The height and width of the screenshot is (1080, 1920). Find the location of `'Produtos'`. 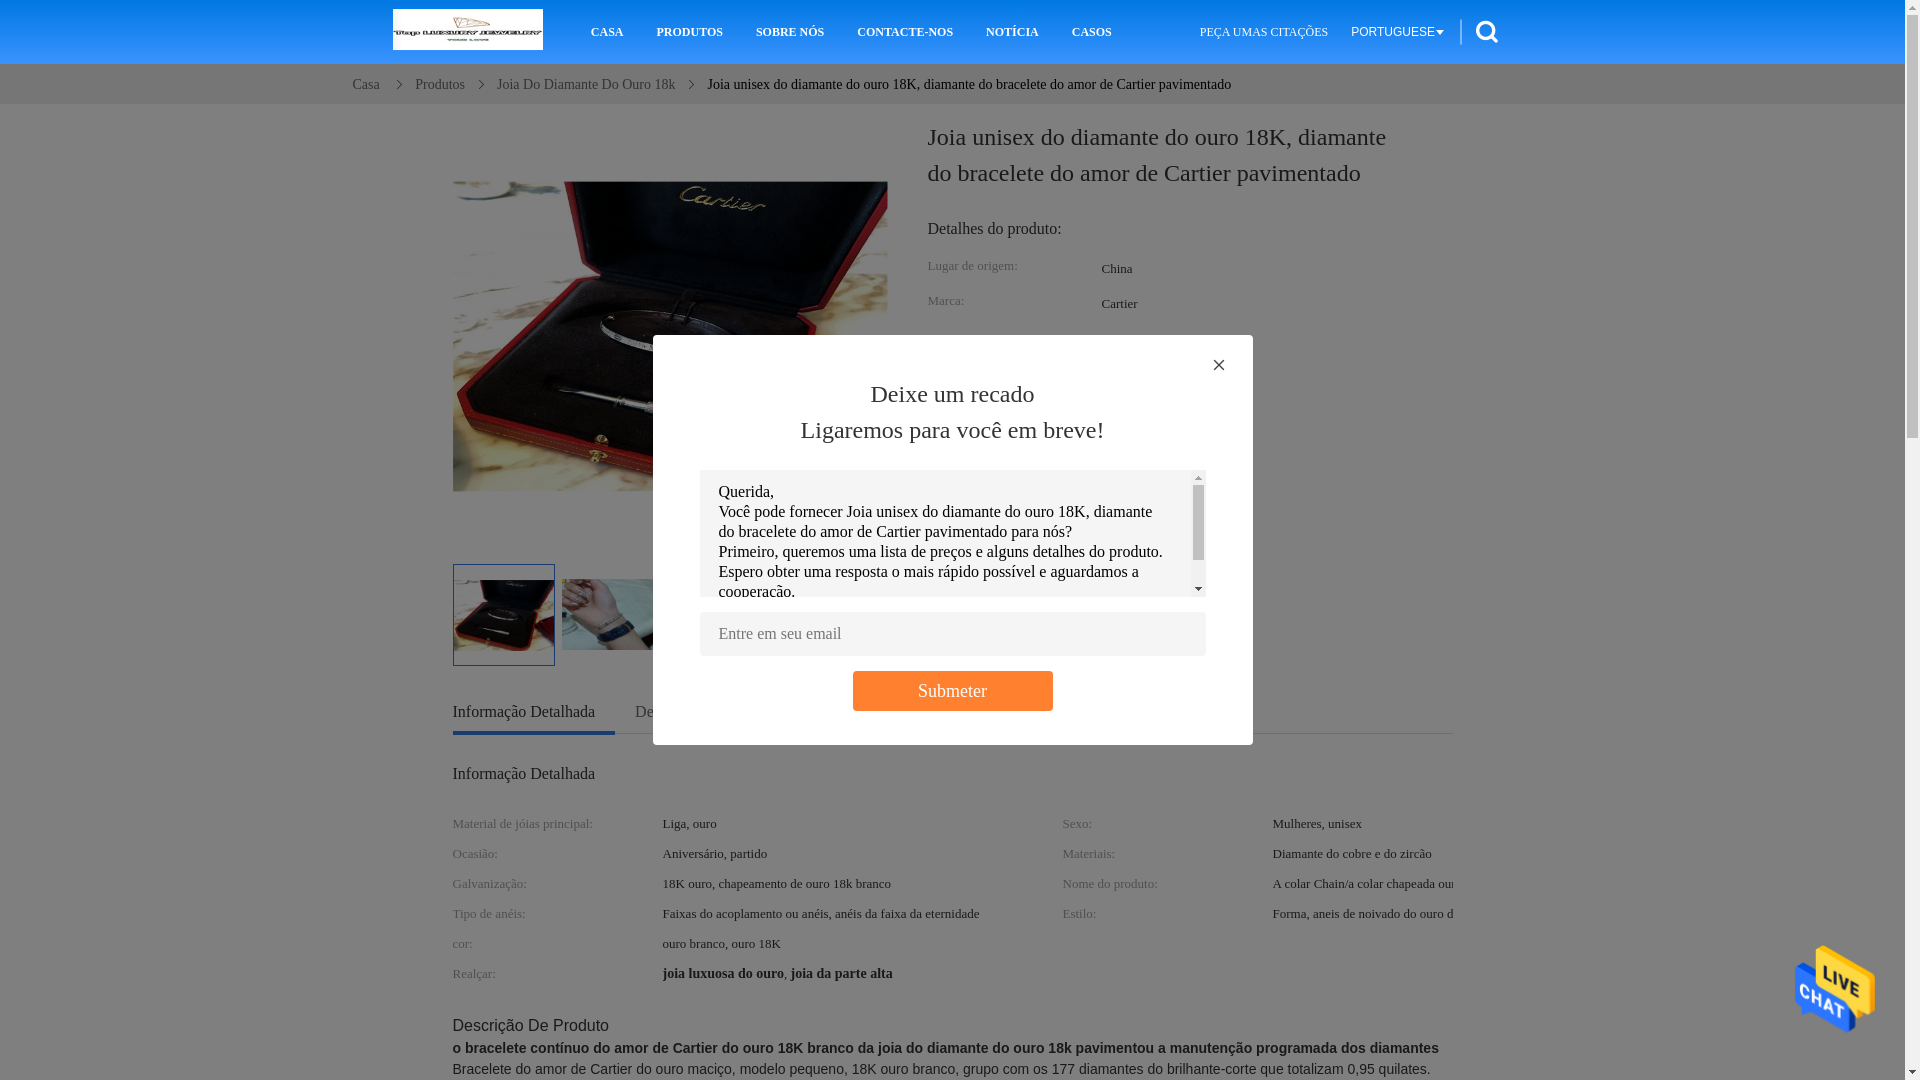

'Produtos' is located at coordinates (439, 83).